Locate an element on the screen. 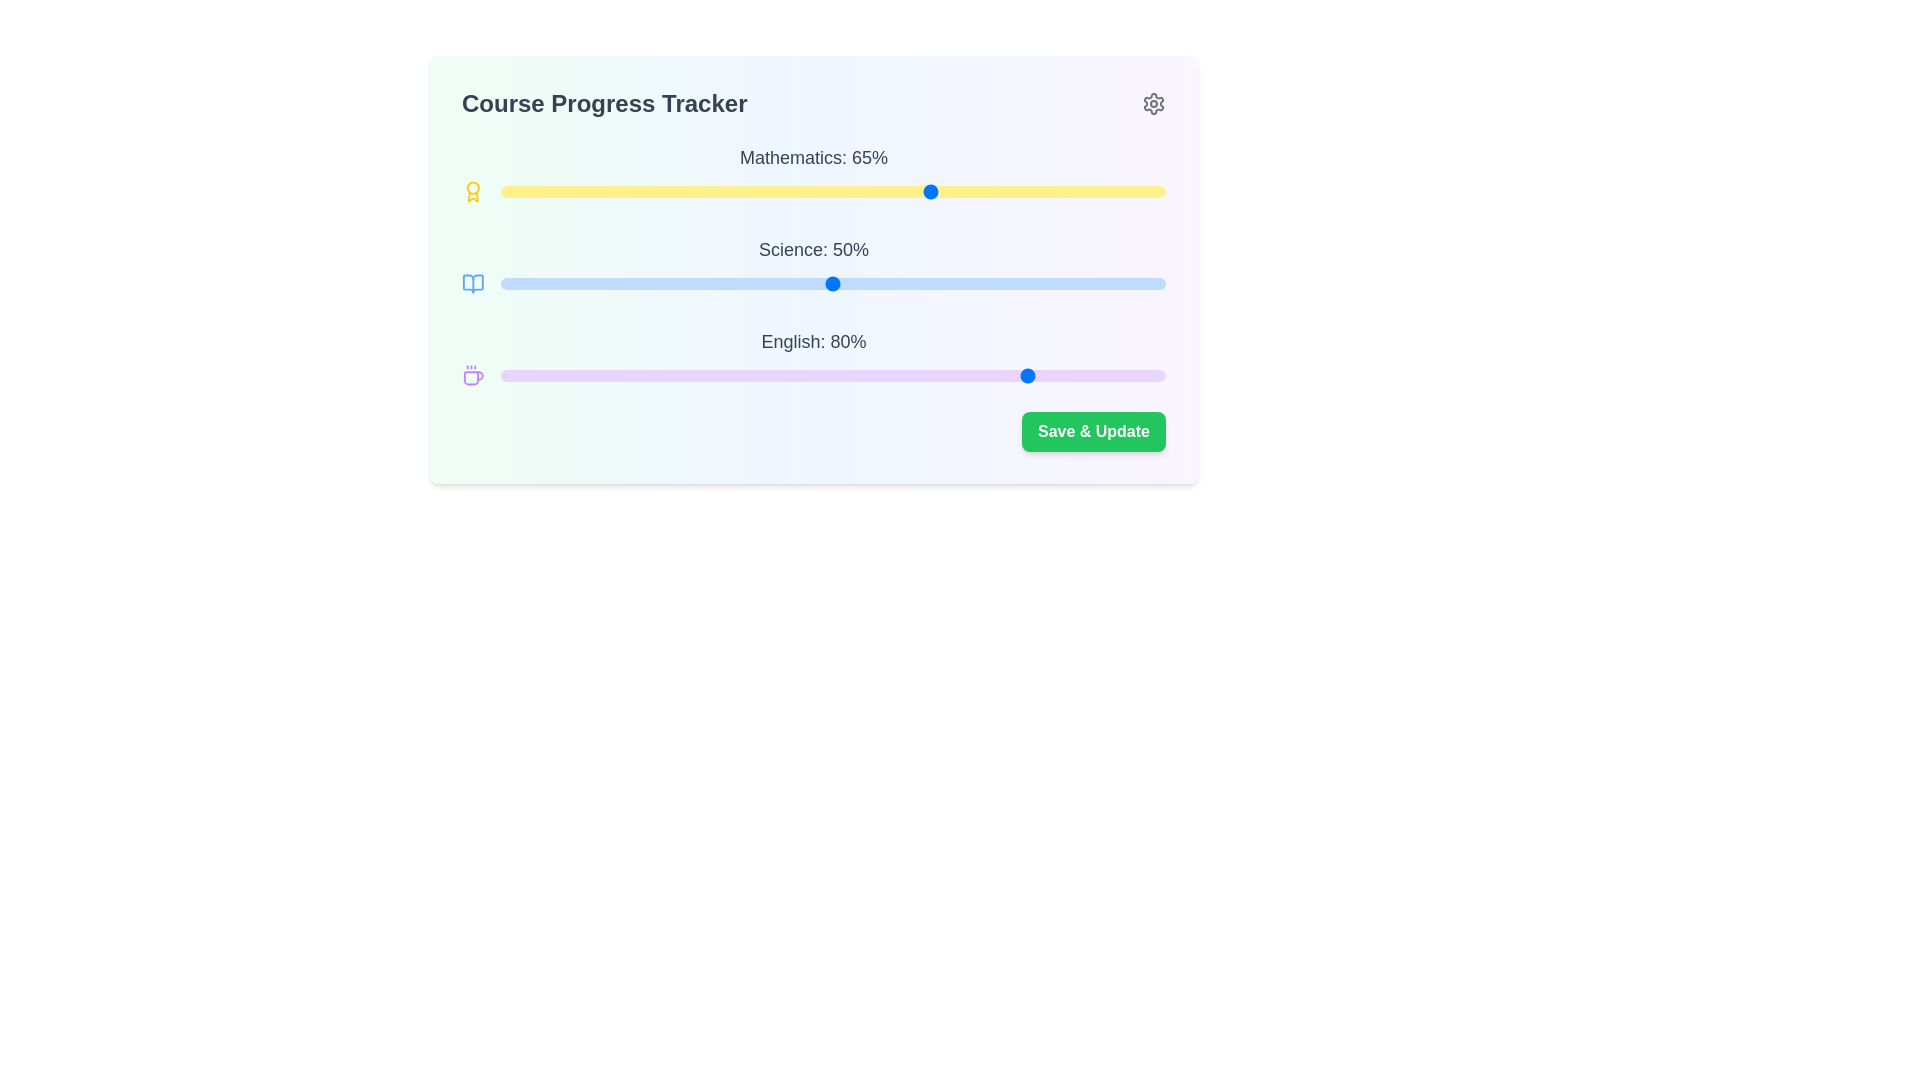 This screenshot has width=1920, height=1080. the mathematics progress is located at coordinates (999, 192).